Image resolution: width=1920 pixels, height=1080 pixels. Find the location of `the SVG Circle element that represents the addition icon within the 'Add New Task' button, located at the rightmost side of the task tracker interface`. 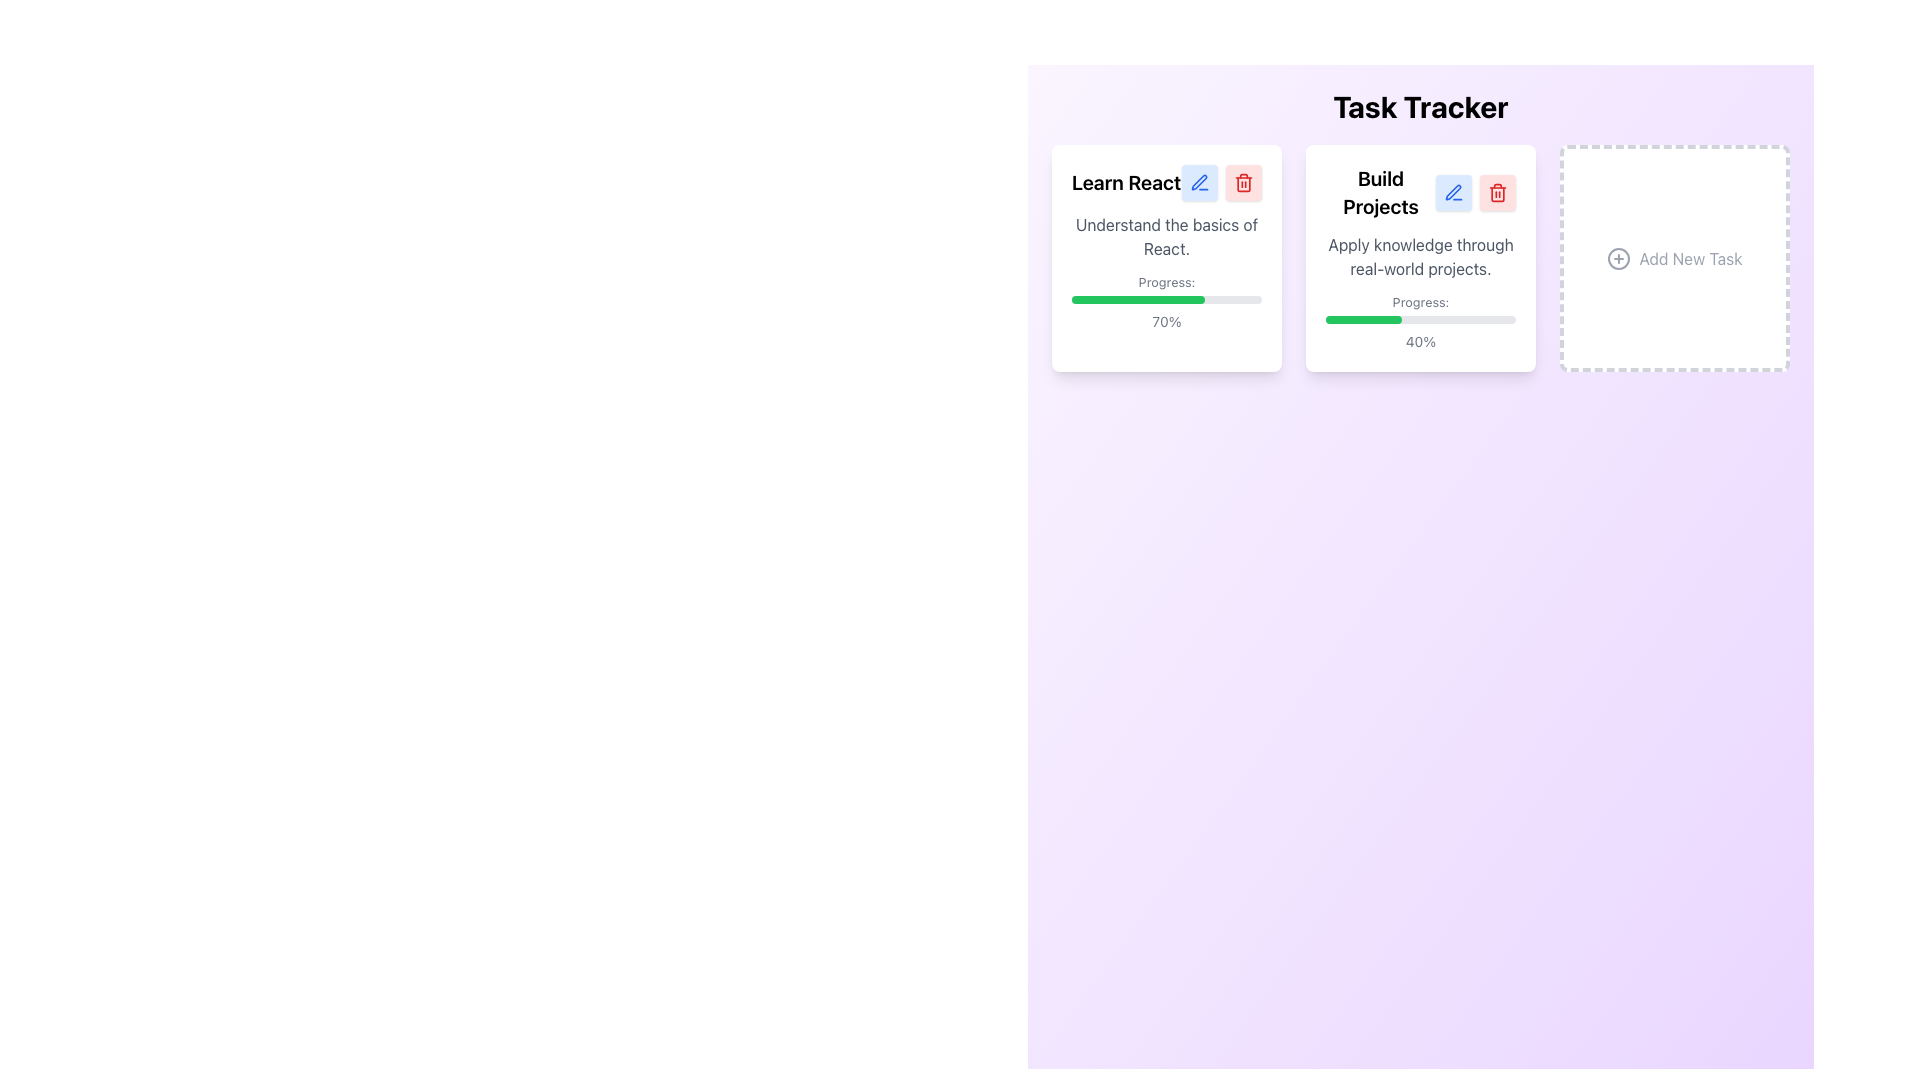

the SVG Circle element that represents the addition icon within the 'Add New Task' button, located at the rightmost side of the task tracker interface is located at coordinates (1619, 257).